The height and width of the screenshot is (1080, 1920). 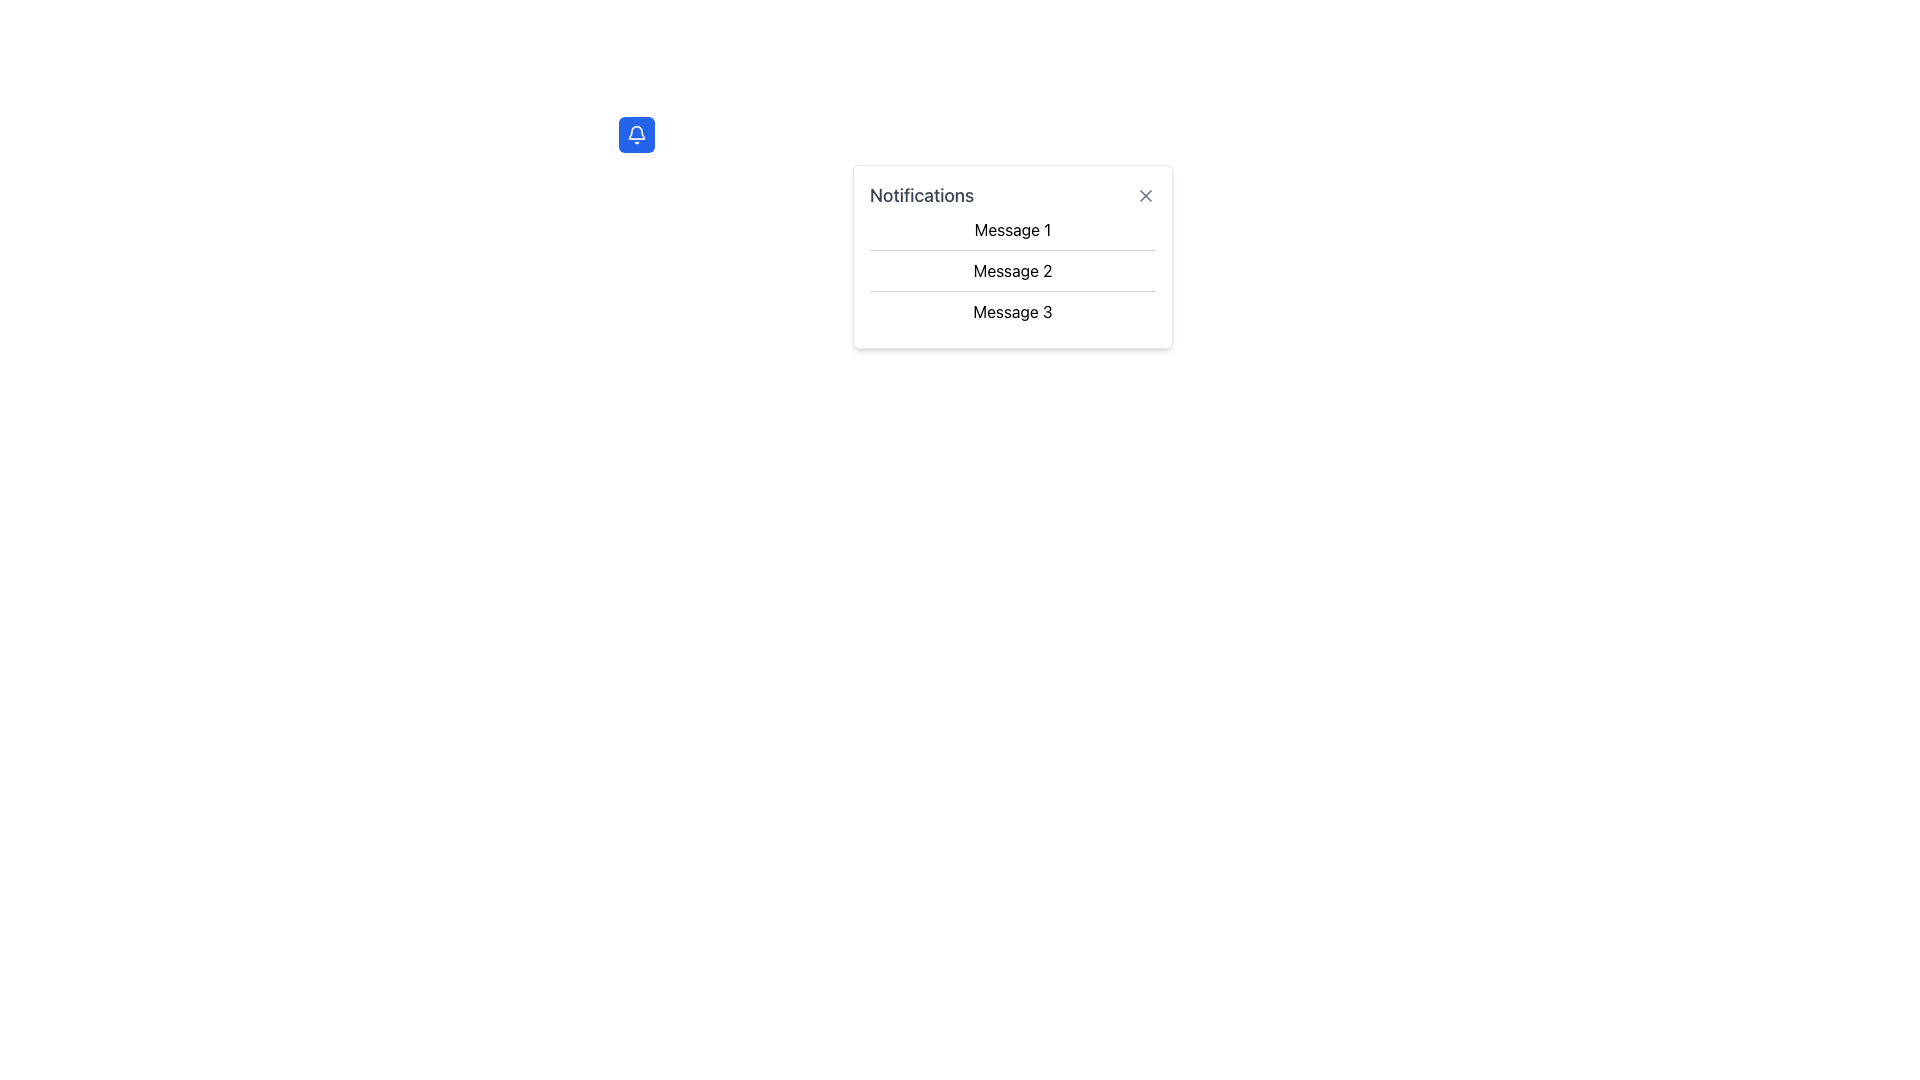 I want to click on the 'X' icon close button located in the top-right corner of the notification card, so click(x=1146, y=196).